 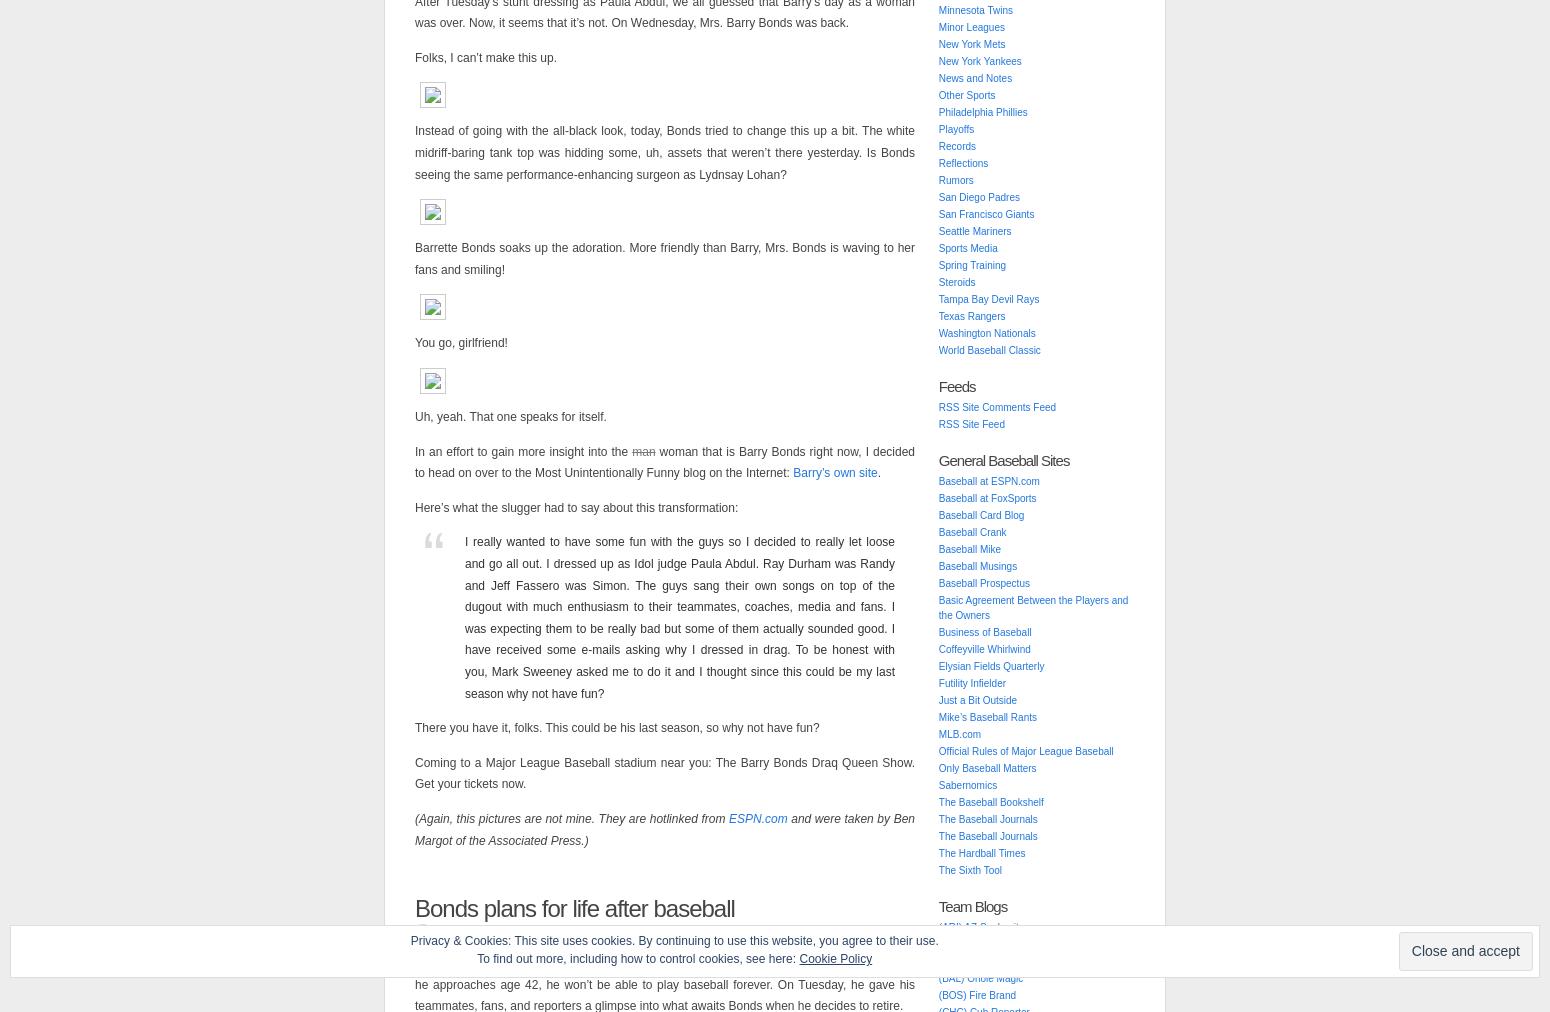 I want to click on 'Published', so click(x=434, y=931).